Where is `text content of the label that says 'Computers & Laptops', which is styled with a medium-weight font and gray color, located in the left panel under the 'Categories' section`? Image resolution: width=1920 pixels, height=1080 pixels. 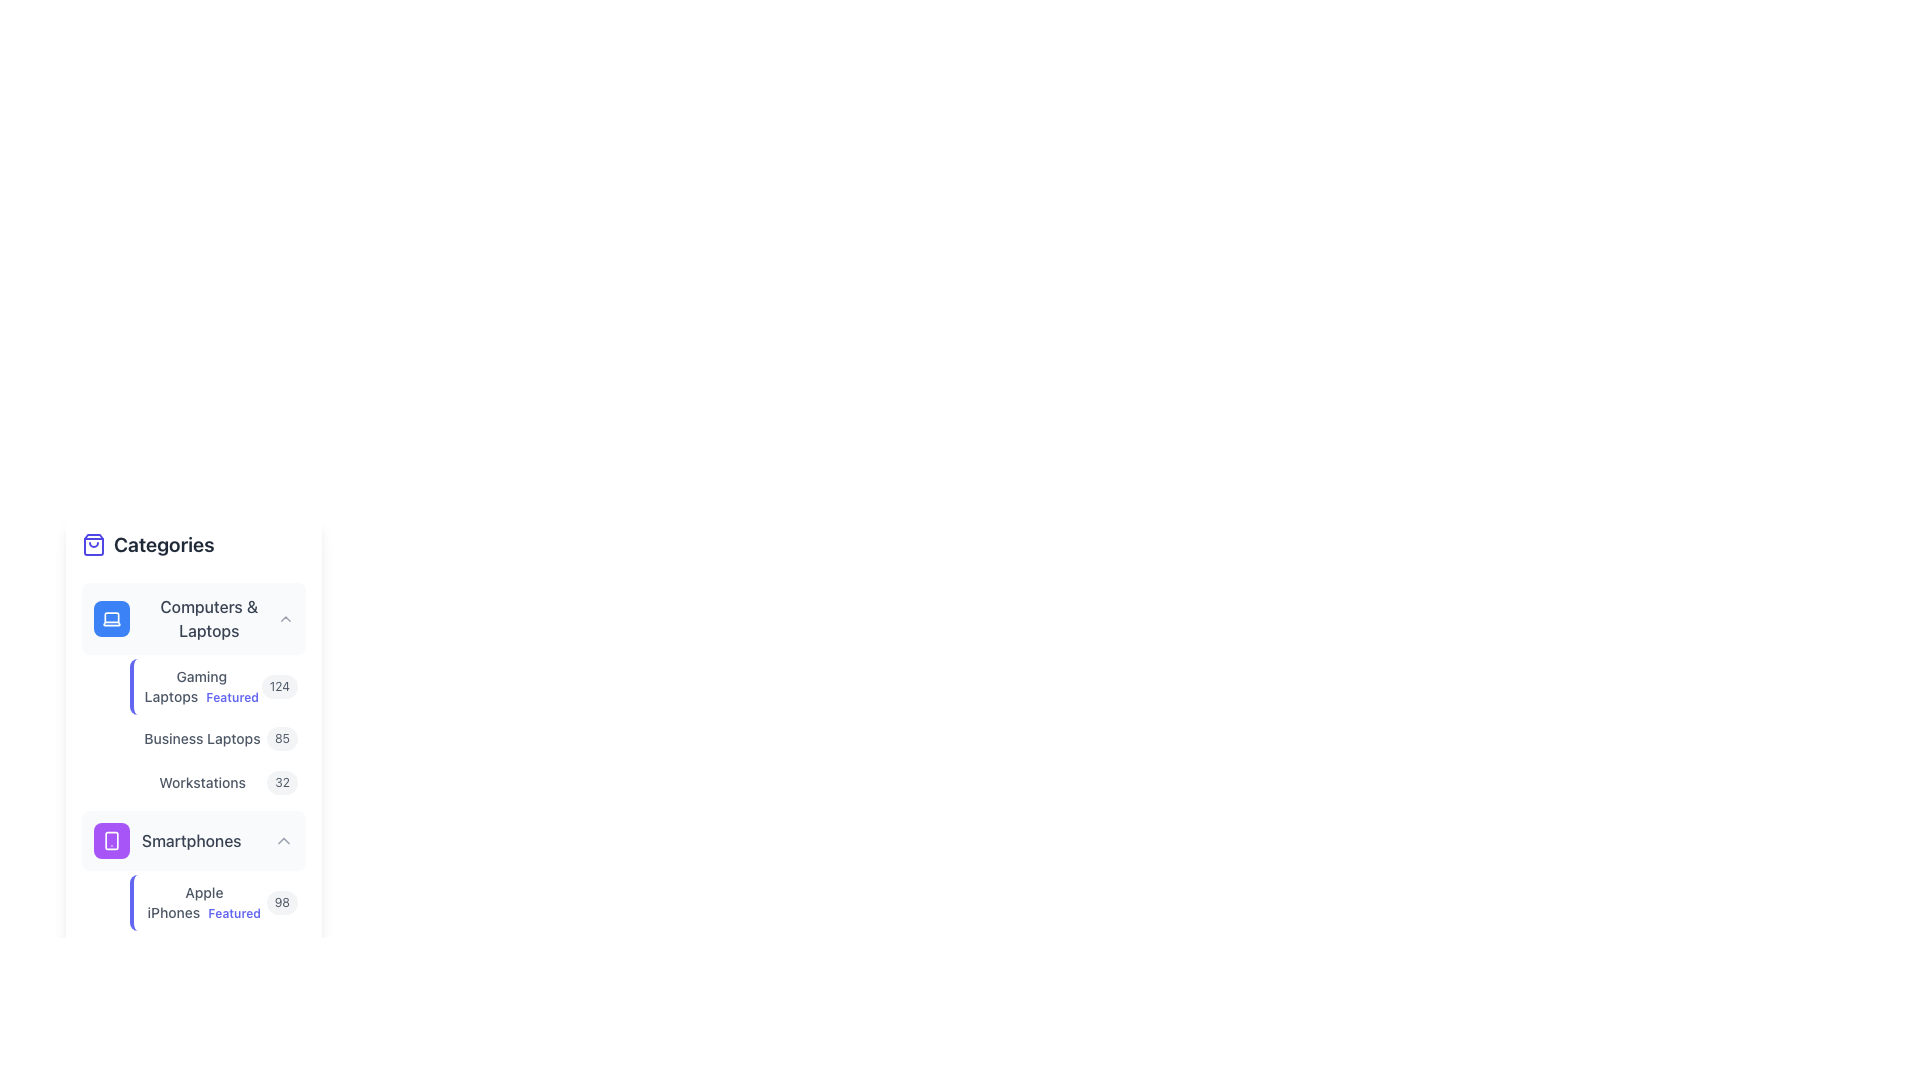 text content of the label that says 'Computers & Laptops', which is styled with a medium-weight font and gray color, located in the left panel under the 'Categories' section is located at coordinates (209, 617).